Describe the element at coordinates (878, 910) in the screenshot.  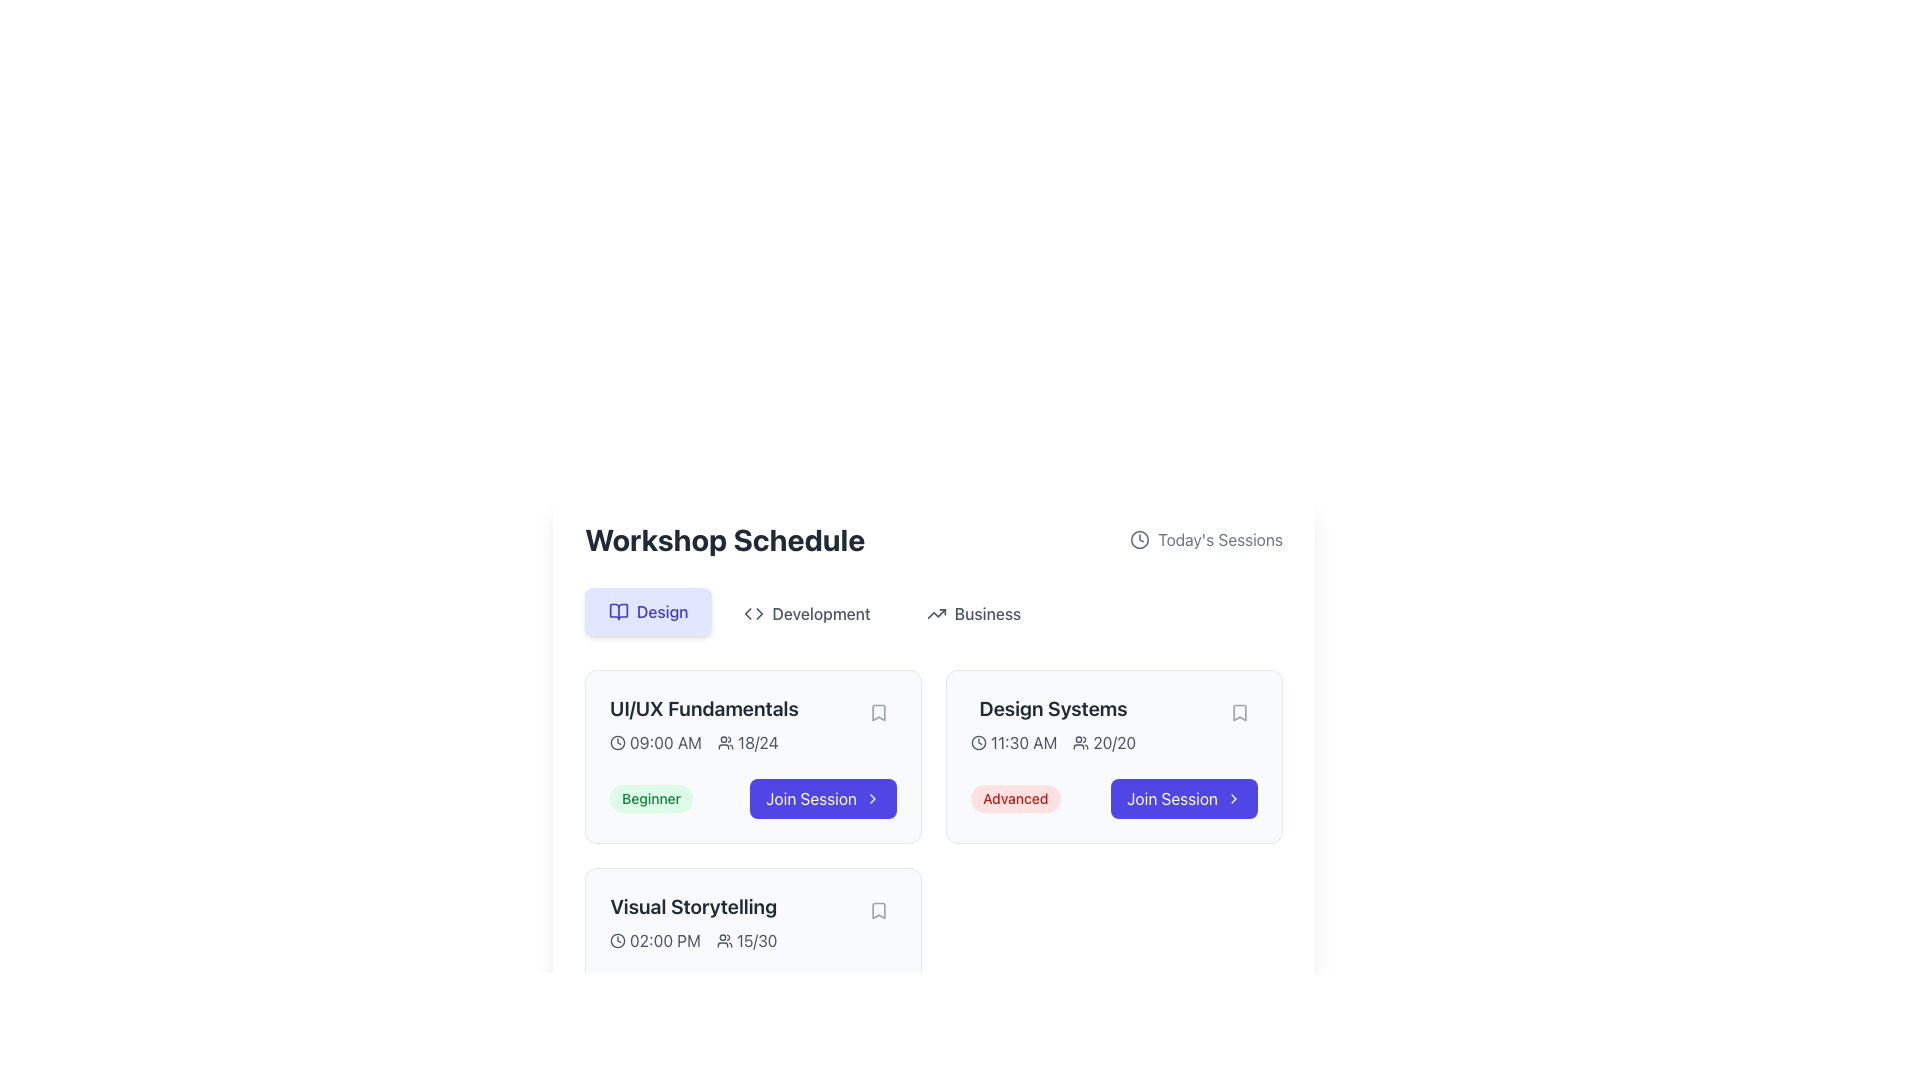
I see `the bookmark icon` at that location.